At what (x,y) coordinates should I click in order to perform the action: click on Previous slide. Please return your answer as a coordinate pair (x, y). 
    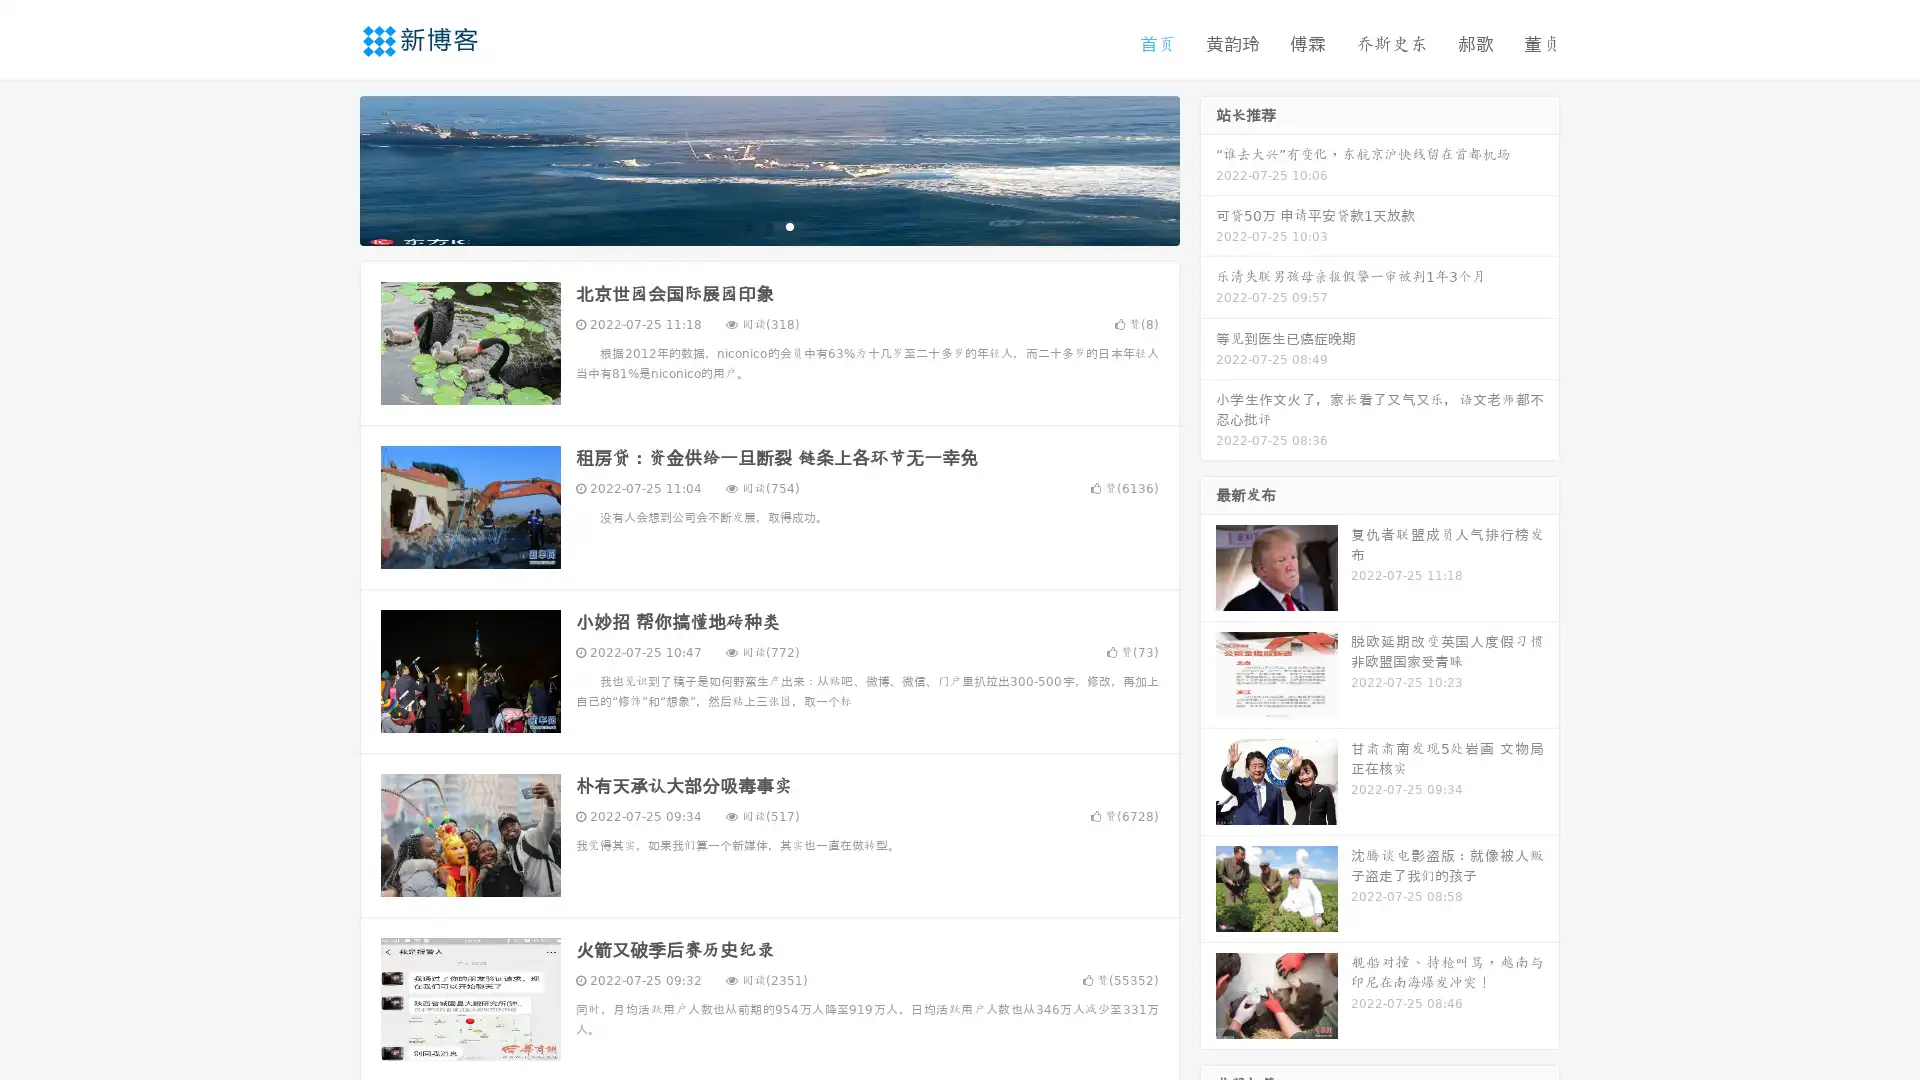
    Looking at the image, I should click on (330, 168).